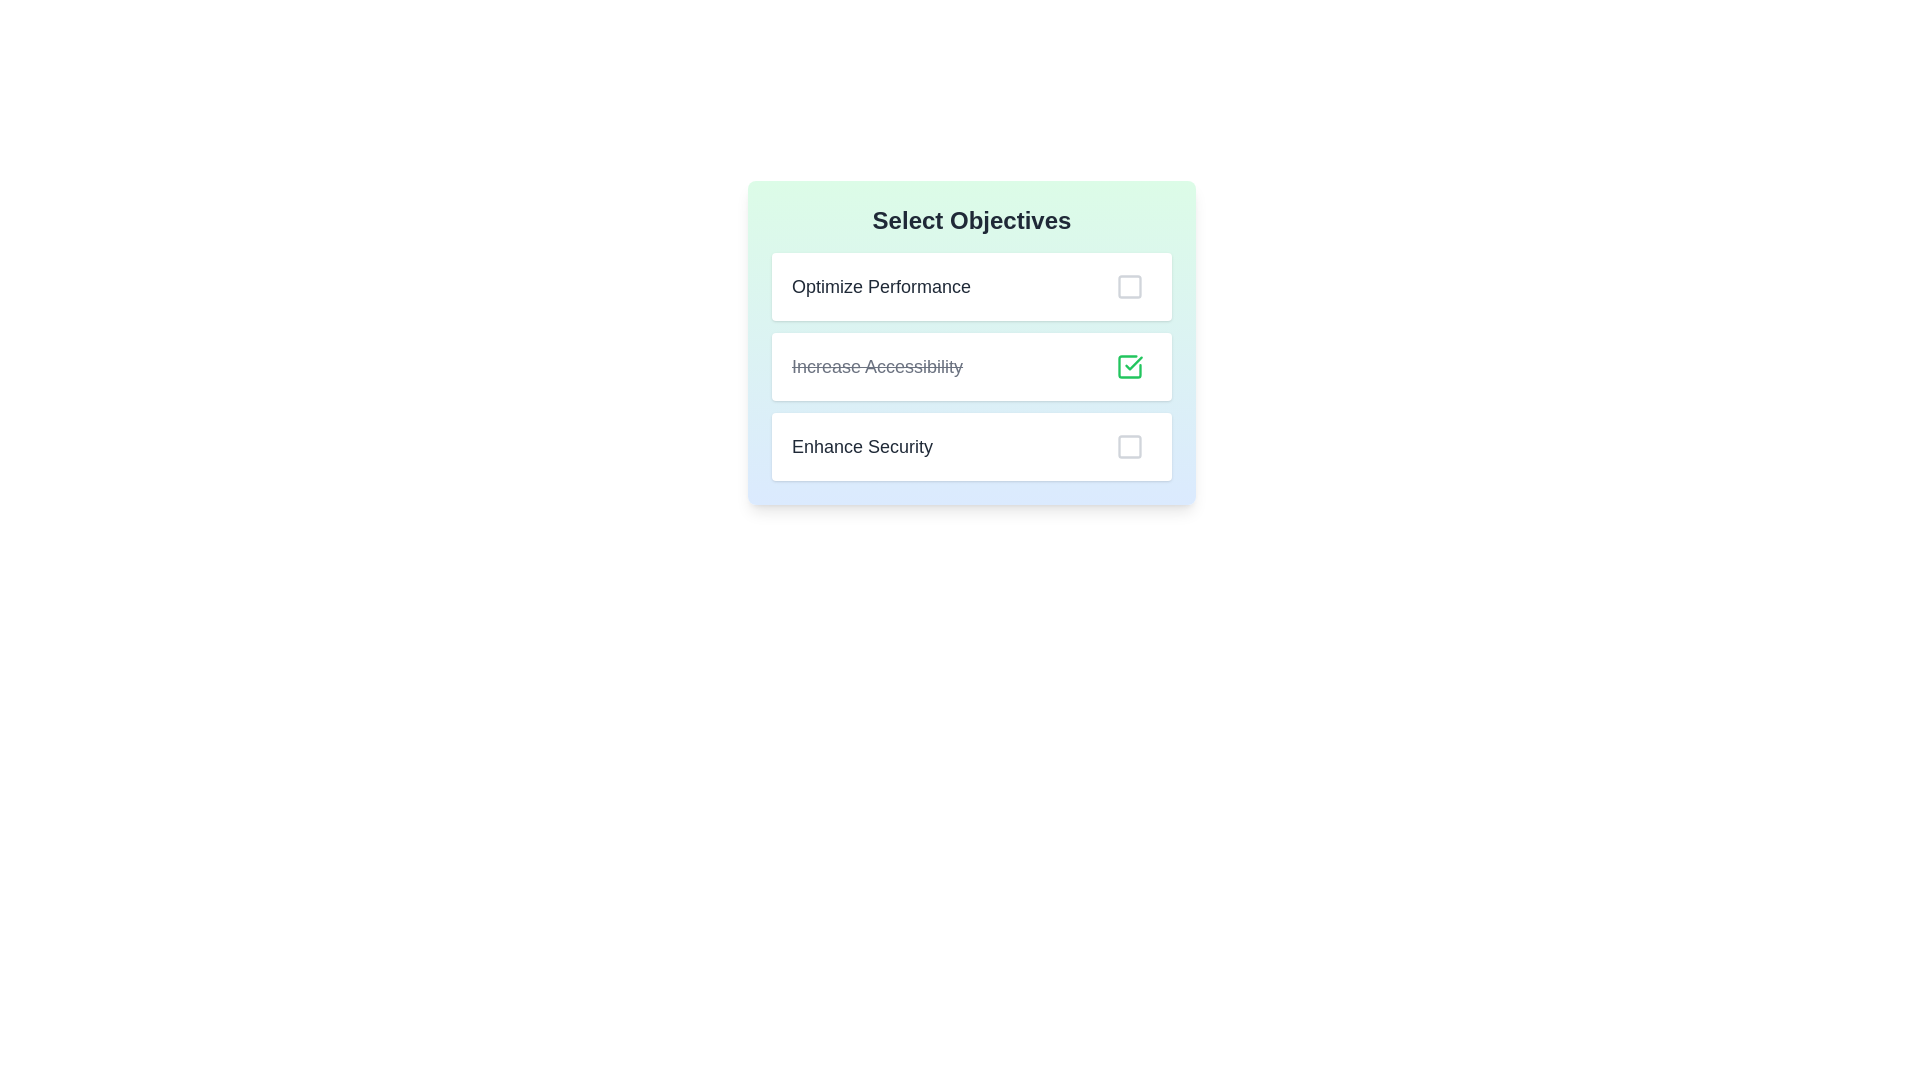 Image resolution: width=1920 pixels, height=1080 pixels. Describe the element at coordinates (1133, 362) in the screenshot. I see `the green checkmark icon in the graphical checkbox beside the 'Increase Accessibility' option` at that location.